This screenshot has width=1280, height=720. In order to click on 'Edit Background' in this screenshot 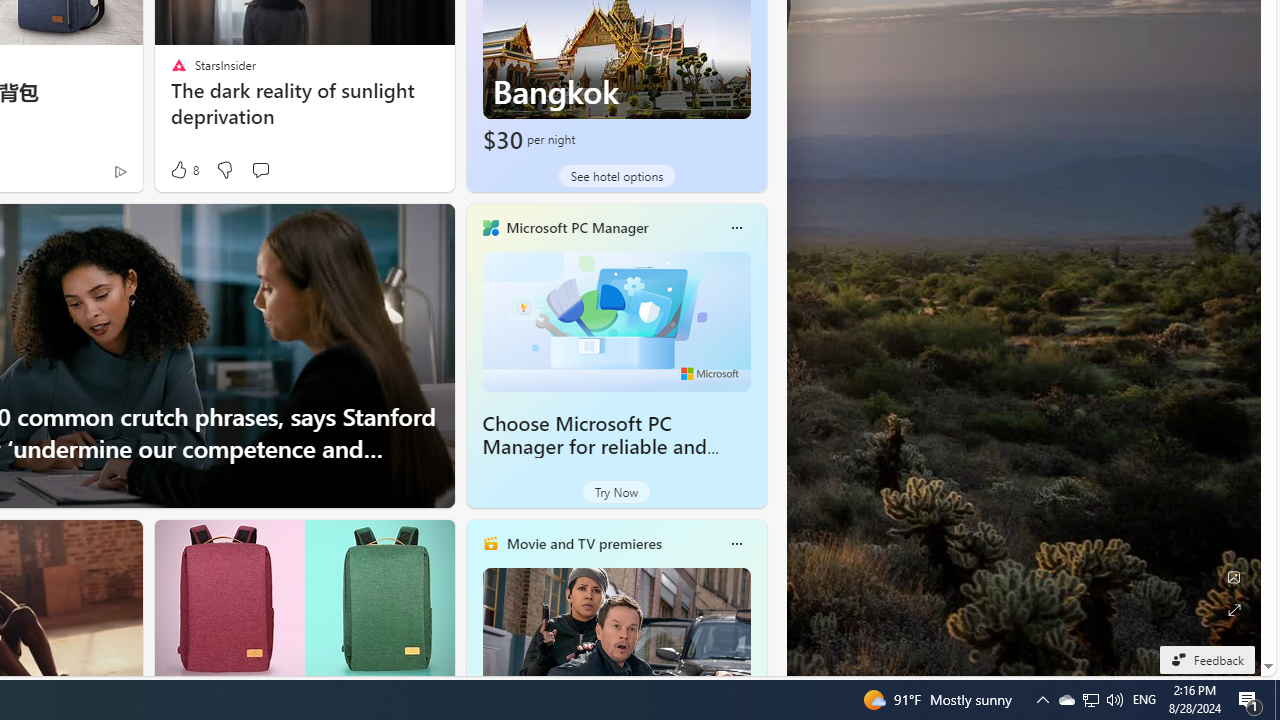, I will do `click(1232, 577)`.